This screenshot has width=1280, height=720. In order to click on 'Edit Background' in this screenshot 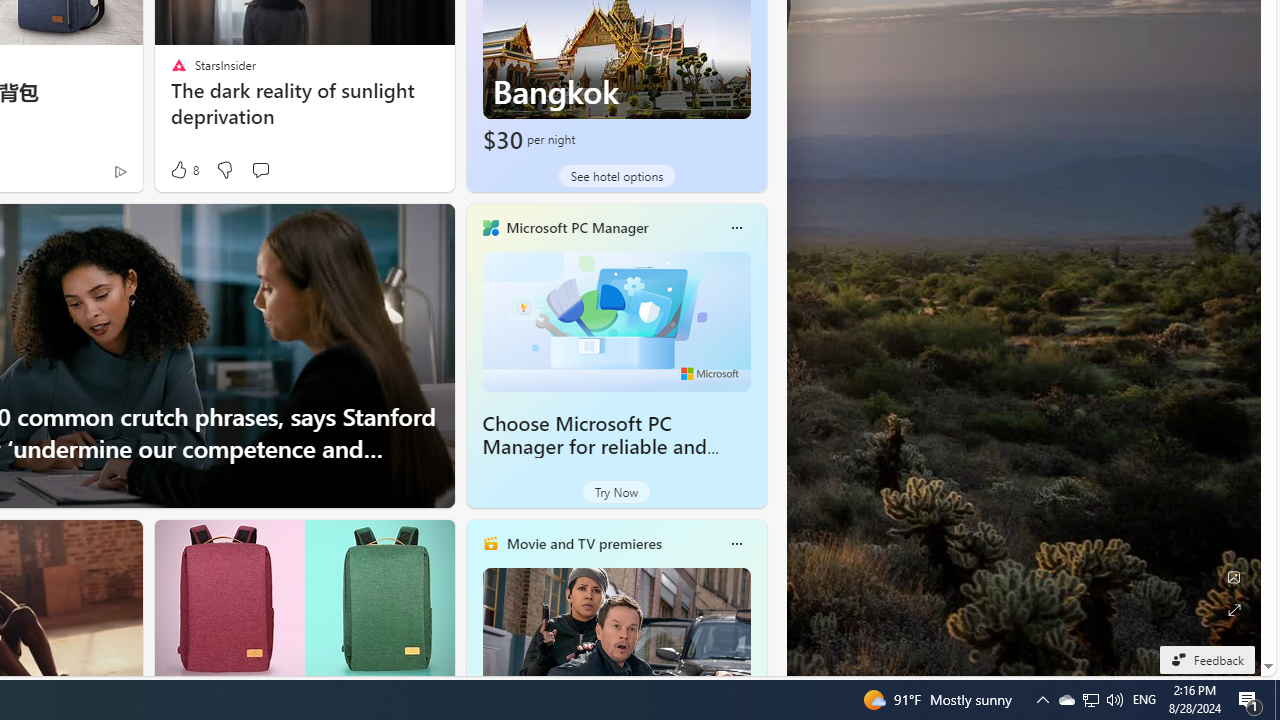, I will do `click(1232, 577)`.